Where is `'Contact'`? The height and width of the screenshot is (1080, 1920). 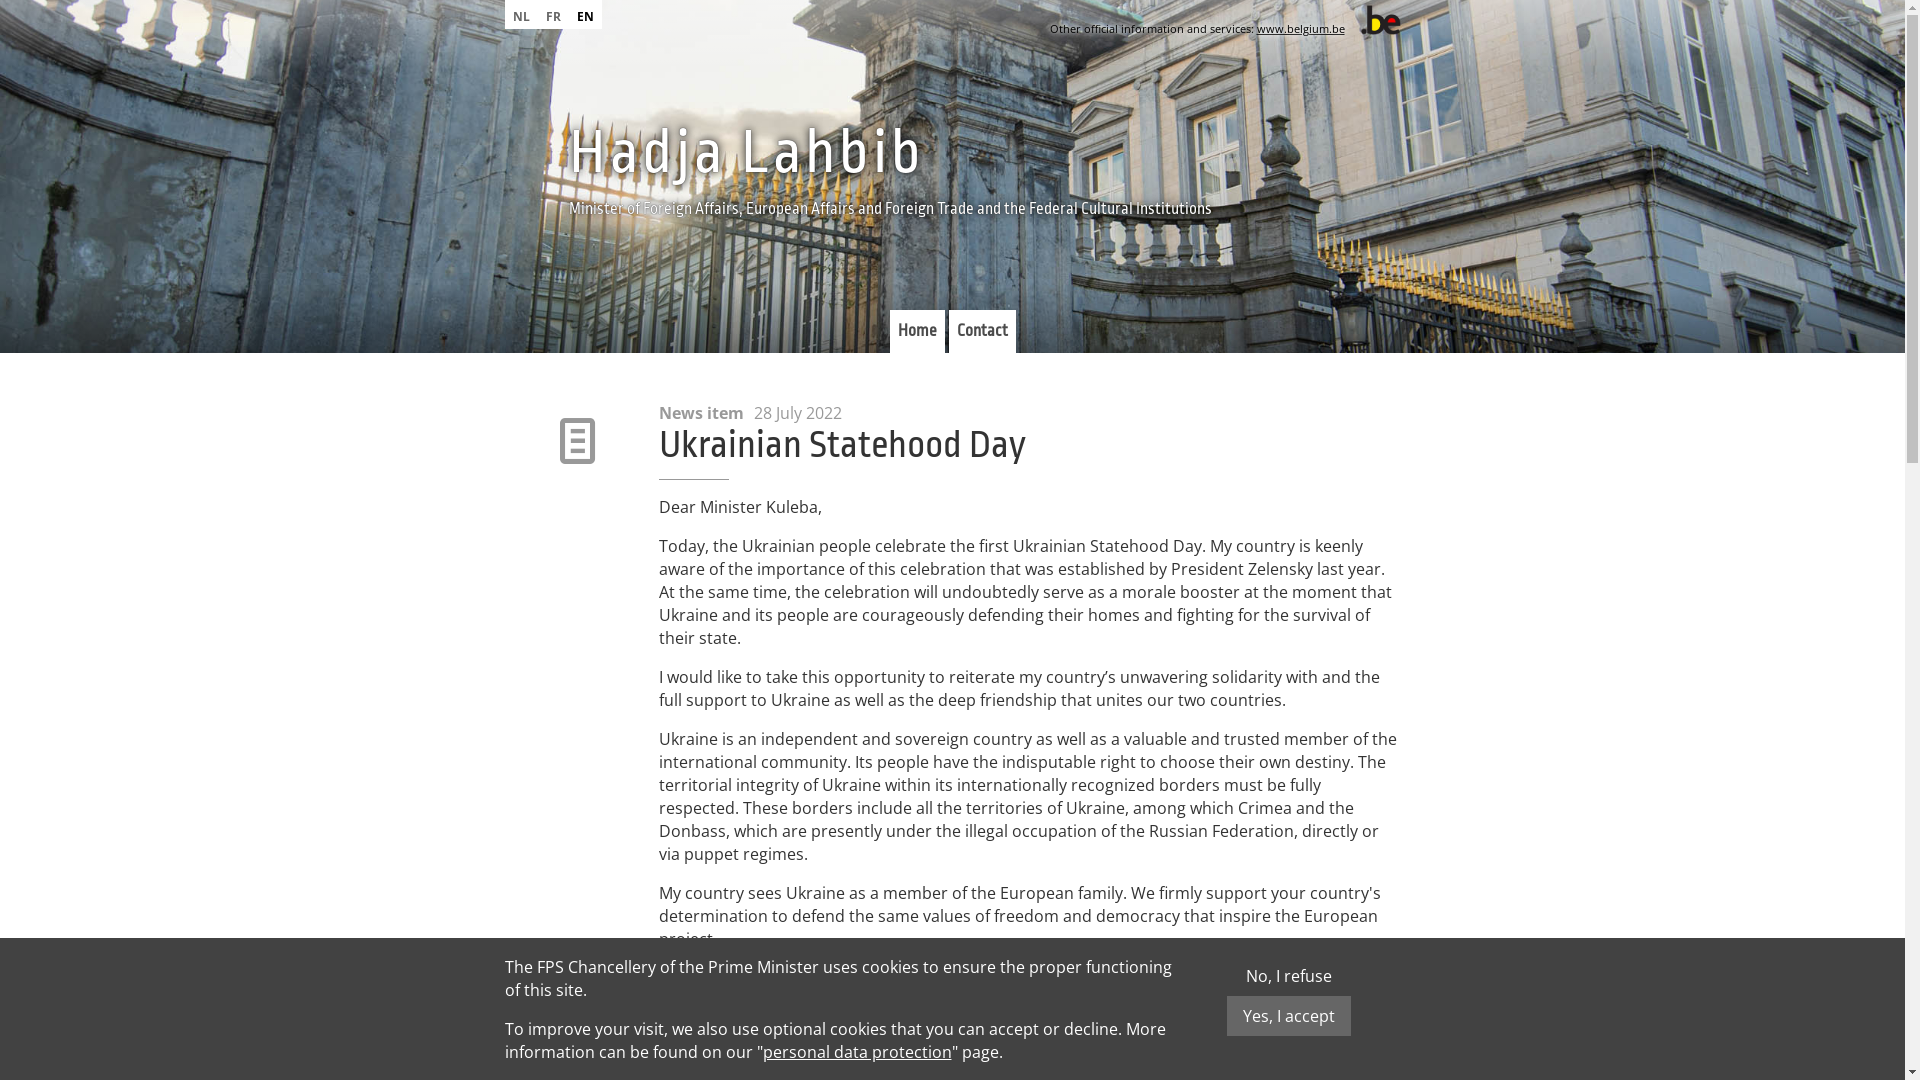
'Contact' is located at coordinates (981, 330).